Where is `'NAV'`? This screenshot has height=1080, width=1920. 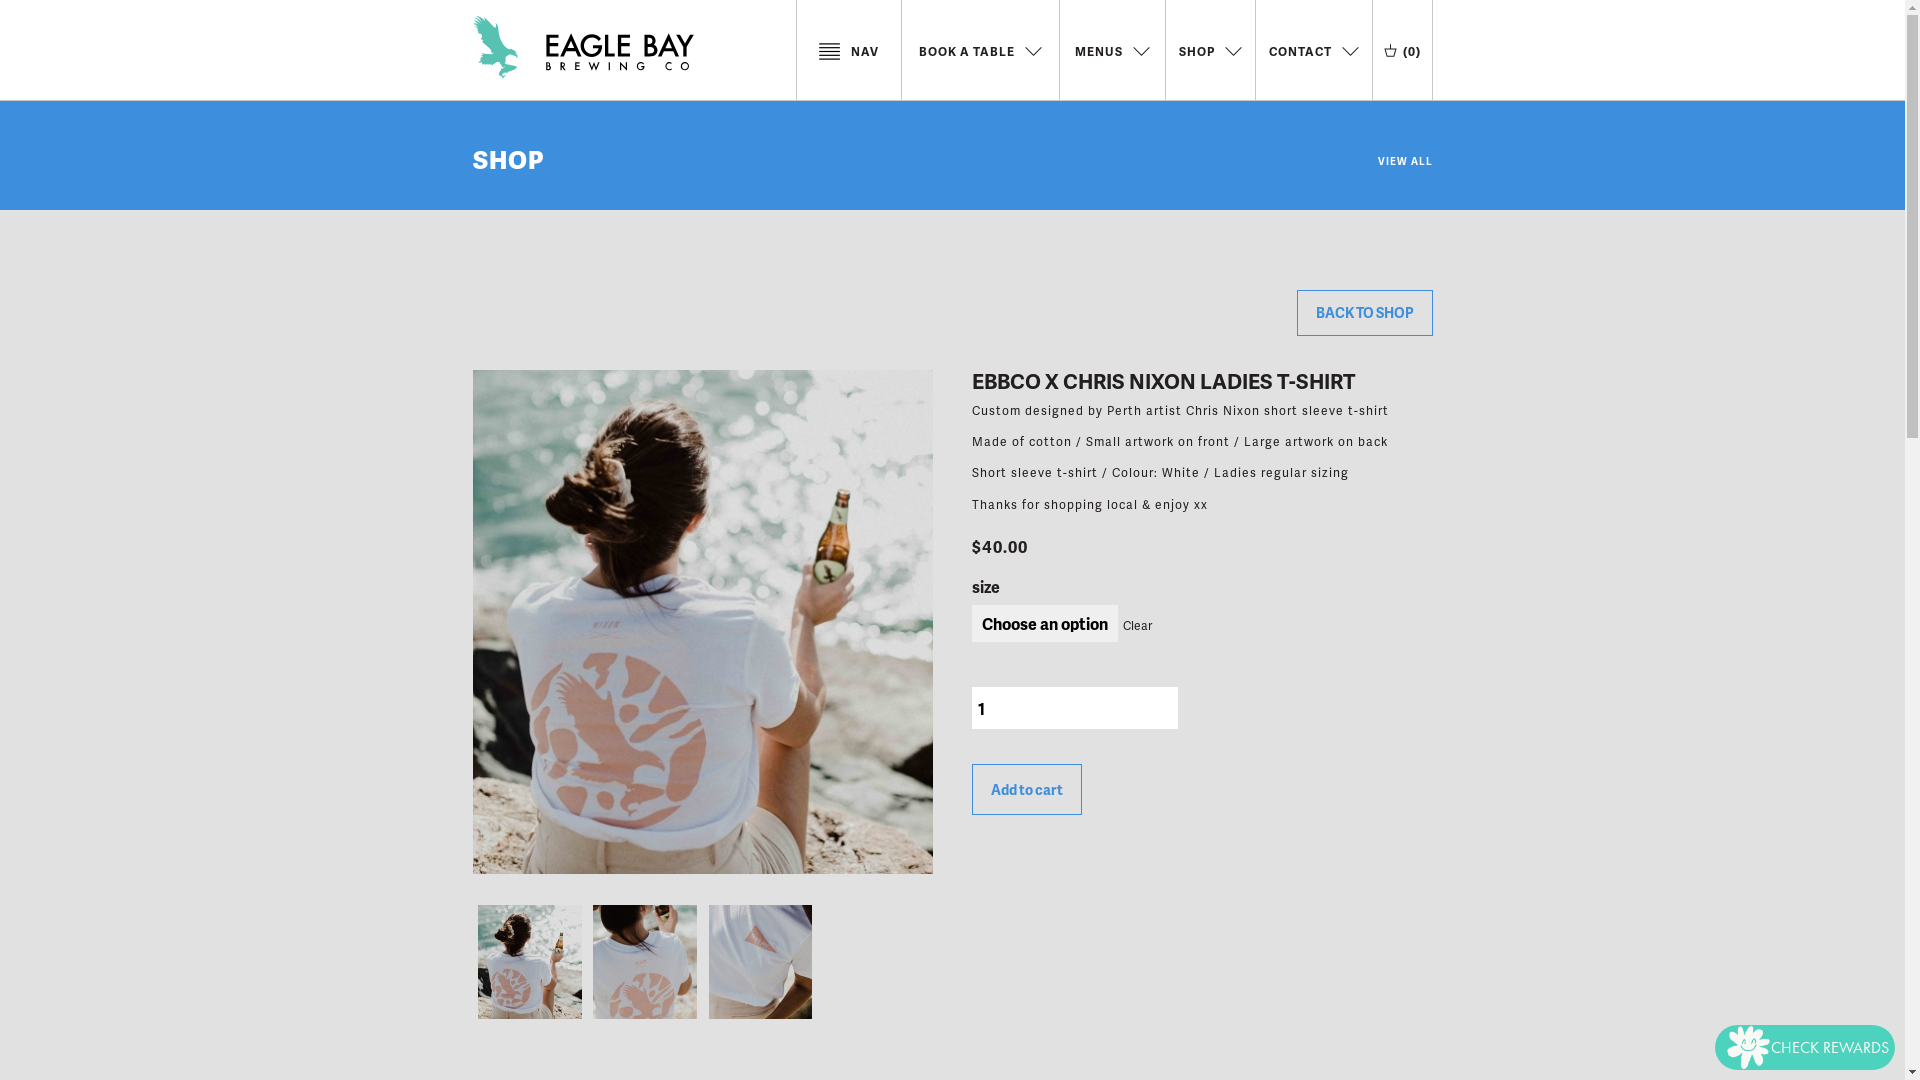 'NAV' is located at coordinates (848, 49).